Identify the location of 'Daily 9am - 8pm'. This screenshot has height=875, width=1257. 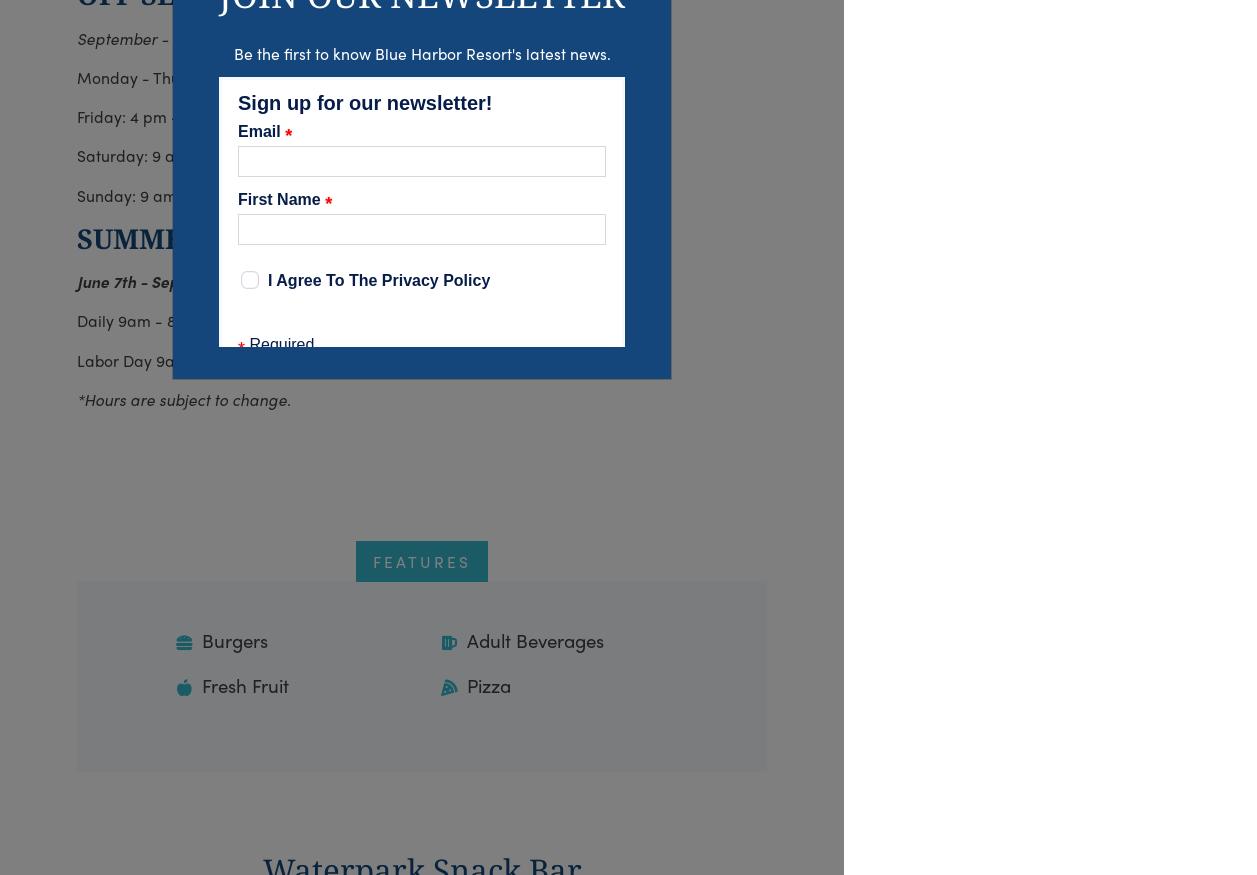
(77, 320).